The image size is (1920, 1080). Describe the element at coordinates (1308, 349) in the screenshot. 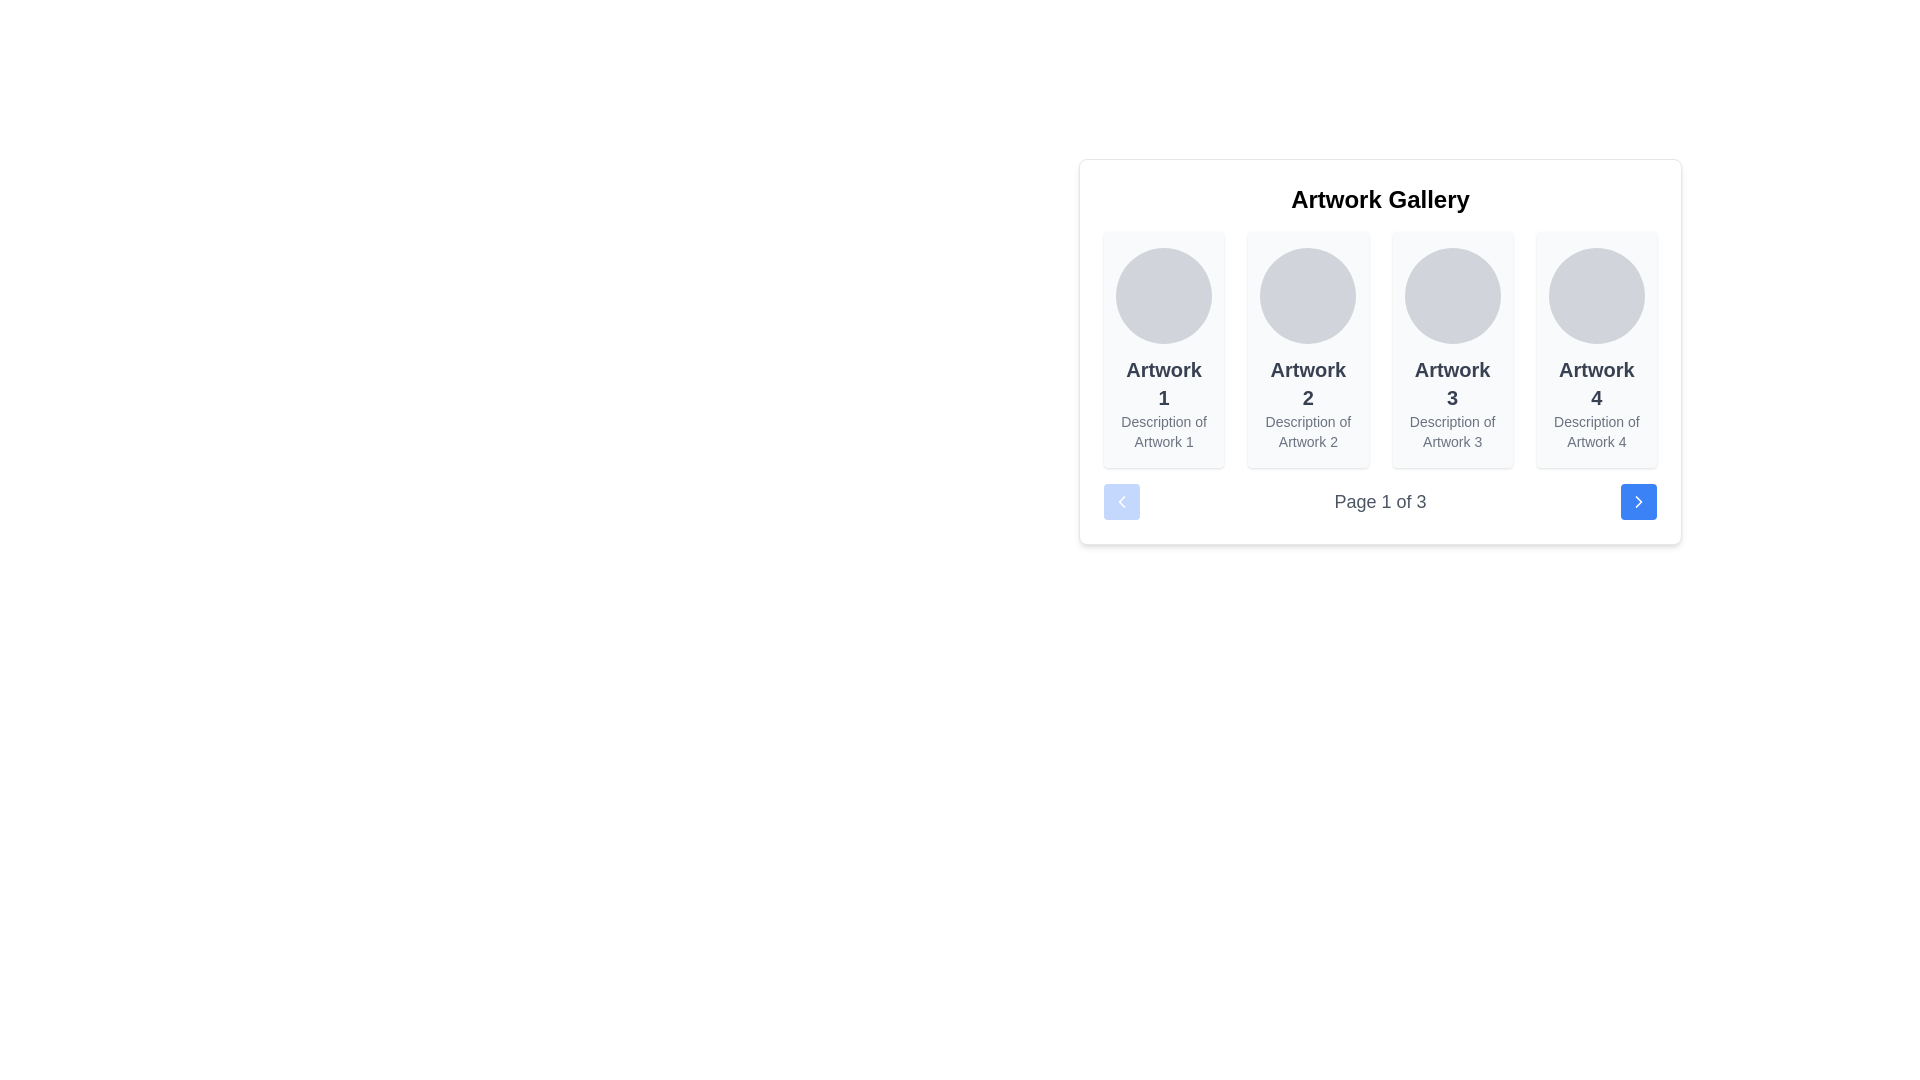

I see `the second card in the gallery grid titled 'Artwork 2'` at that location.